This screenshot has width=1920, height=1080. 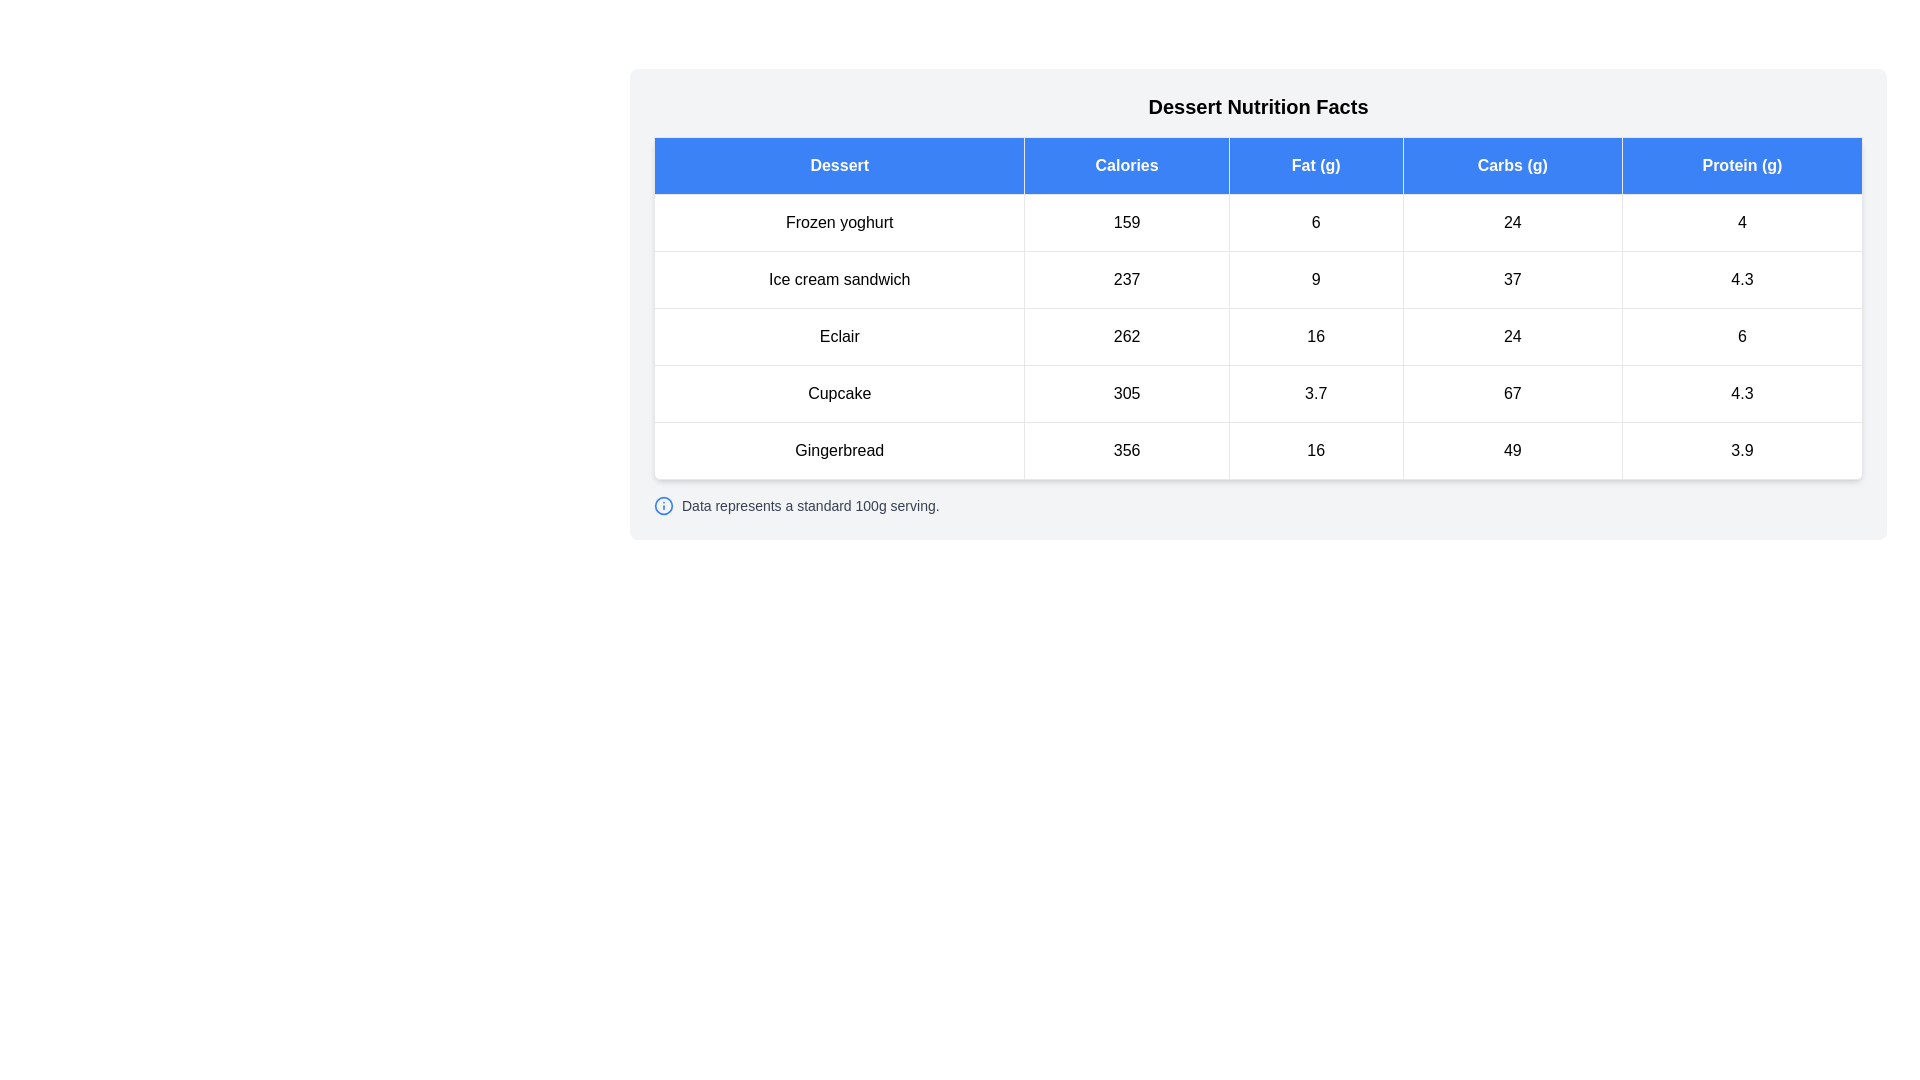 What do you see at coordinates (839, 280) in the screenshot?
I see `the text element corresponding to Ice cream sandwich` at bounding box center [839, 280].